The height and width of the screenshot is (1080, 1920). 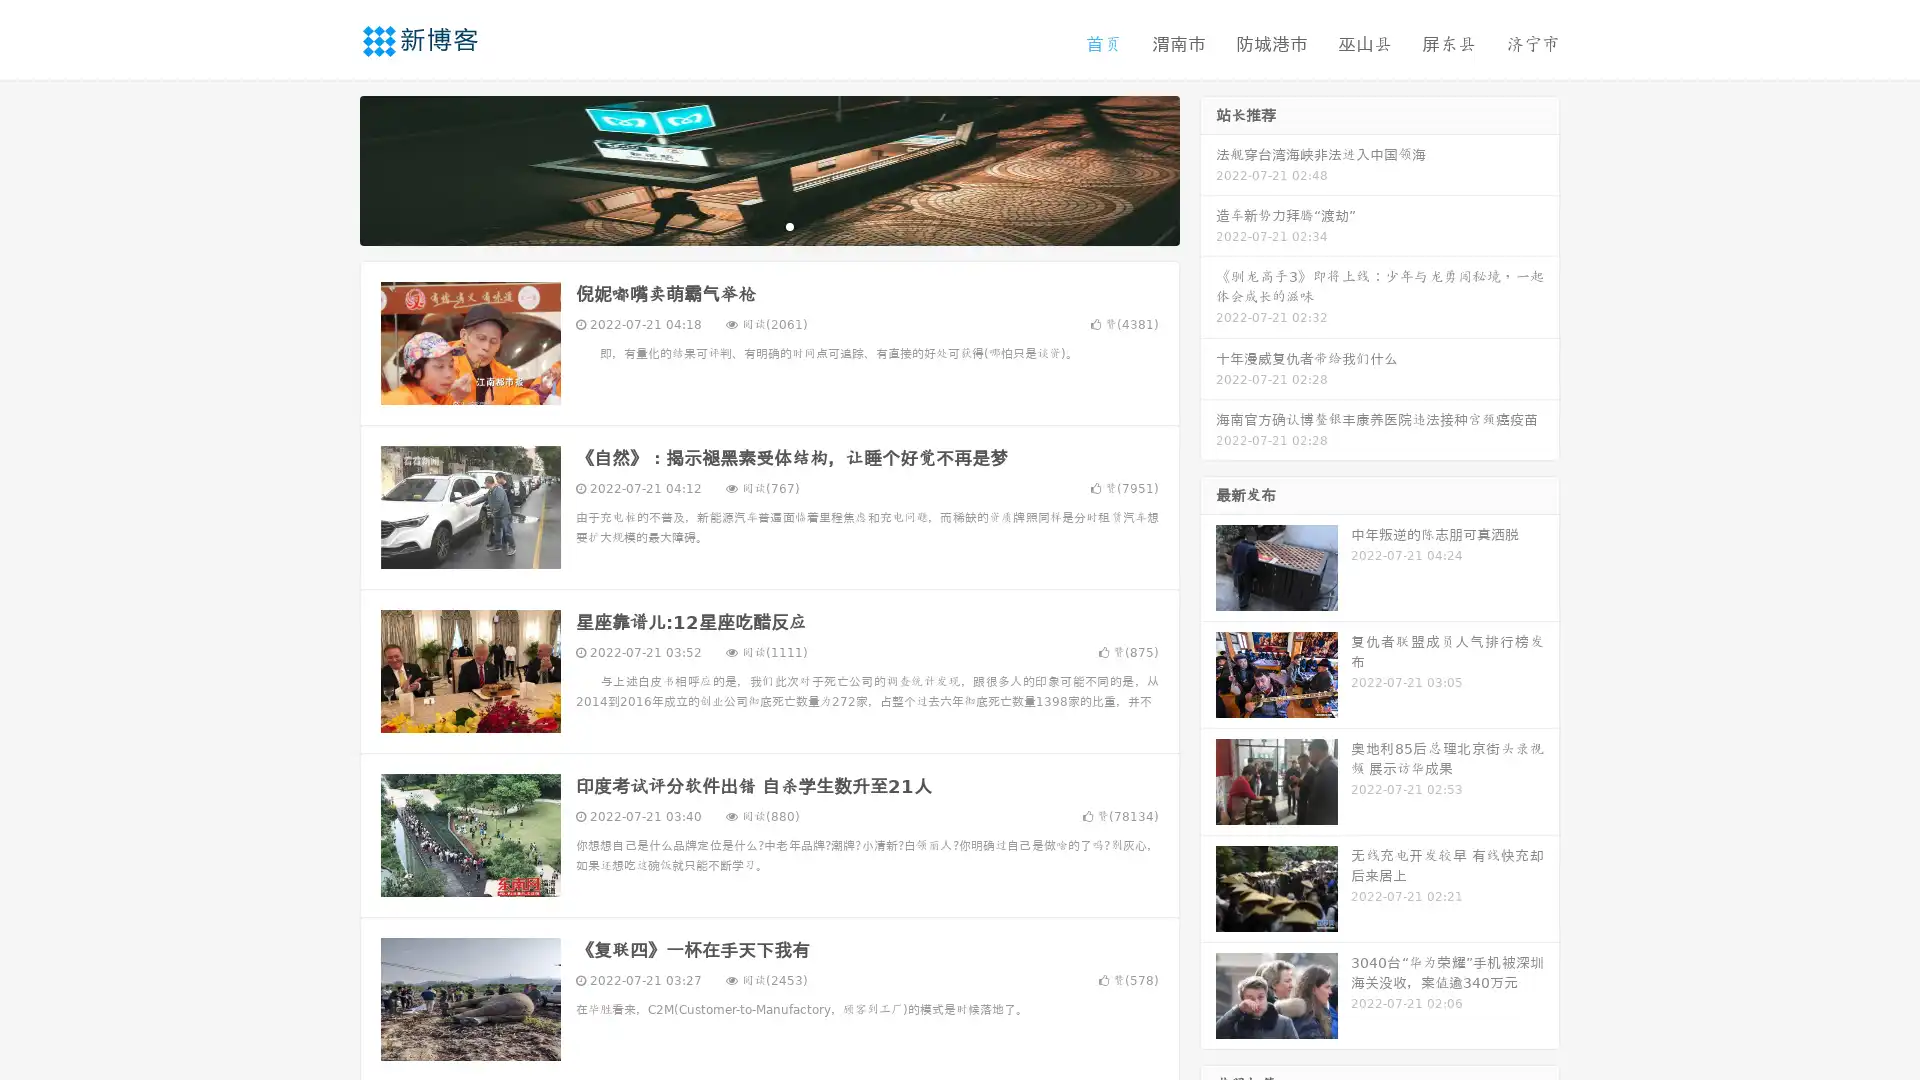 I want to click on Go to slide 3, so click(x=789, y=225).